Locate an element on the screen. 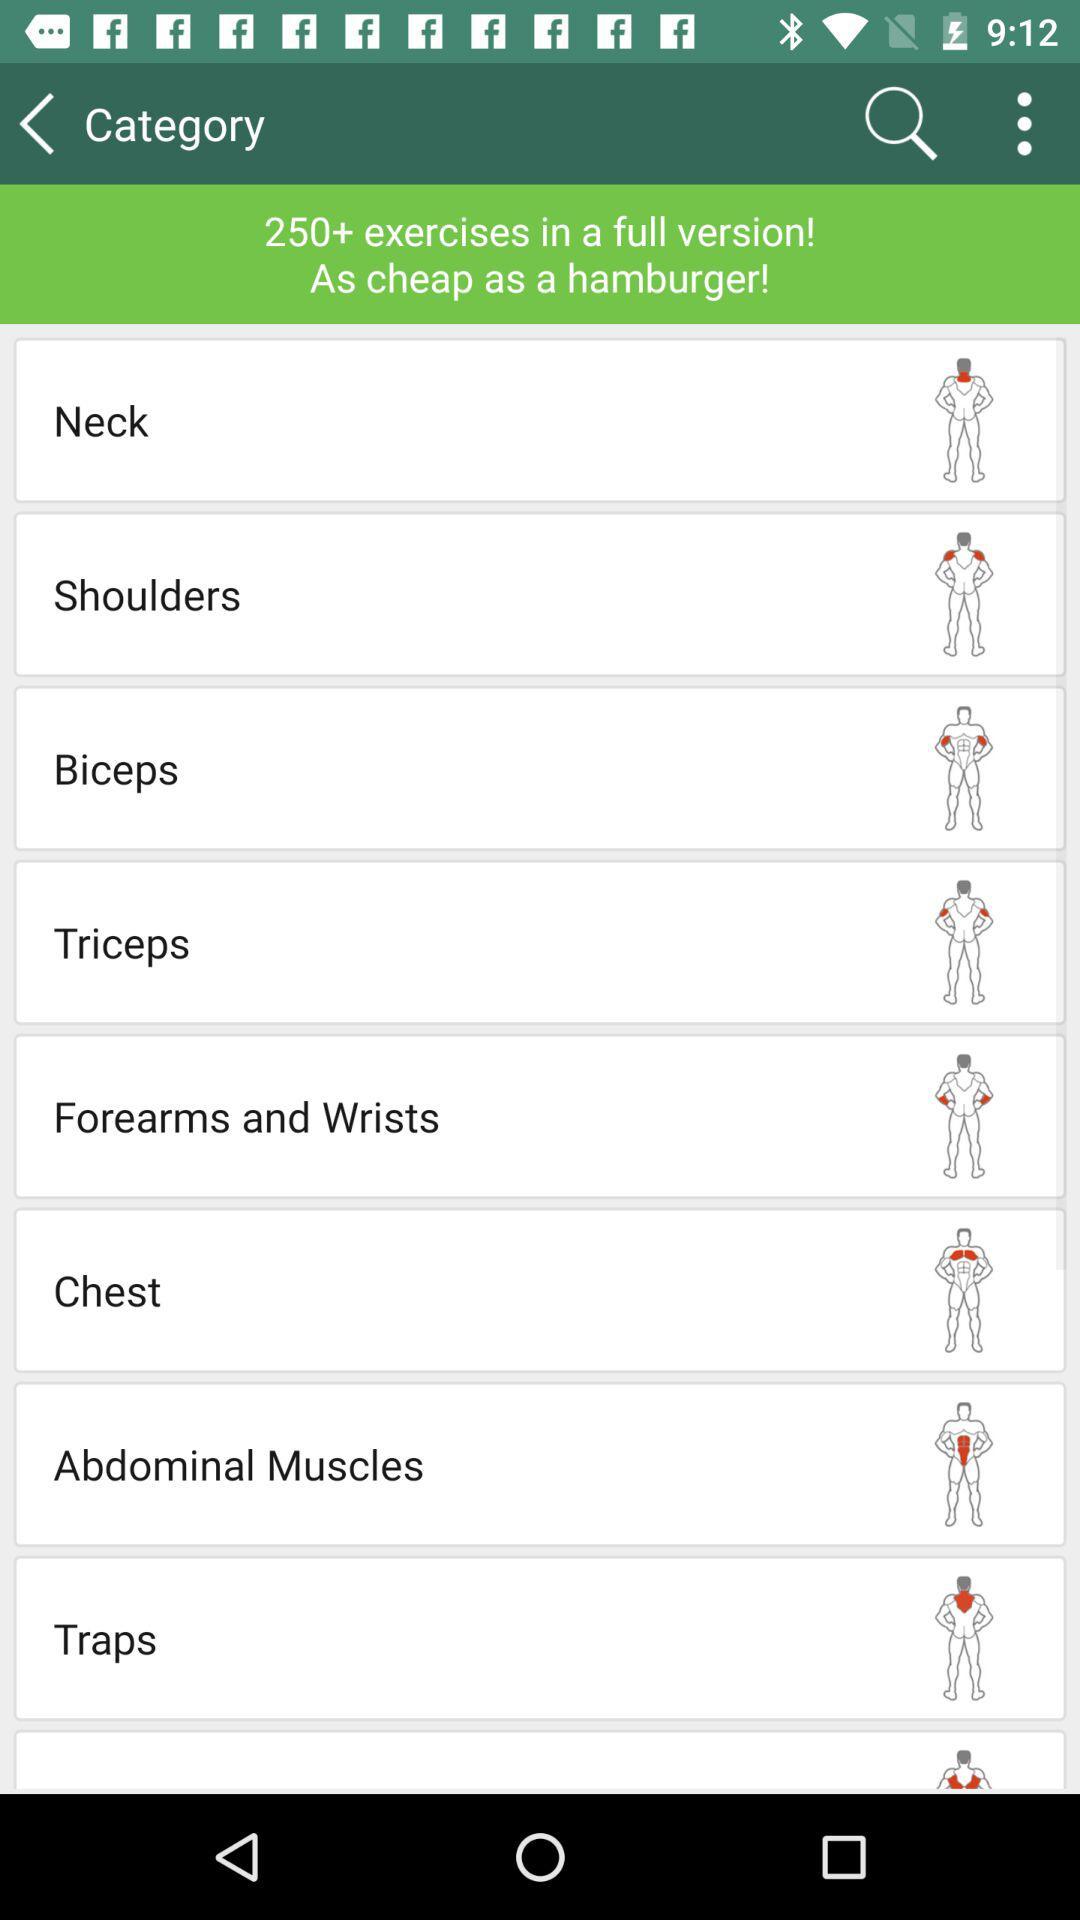 This screenshot has width=1080, height=1920. category icon is located at coordinates (230, 122).